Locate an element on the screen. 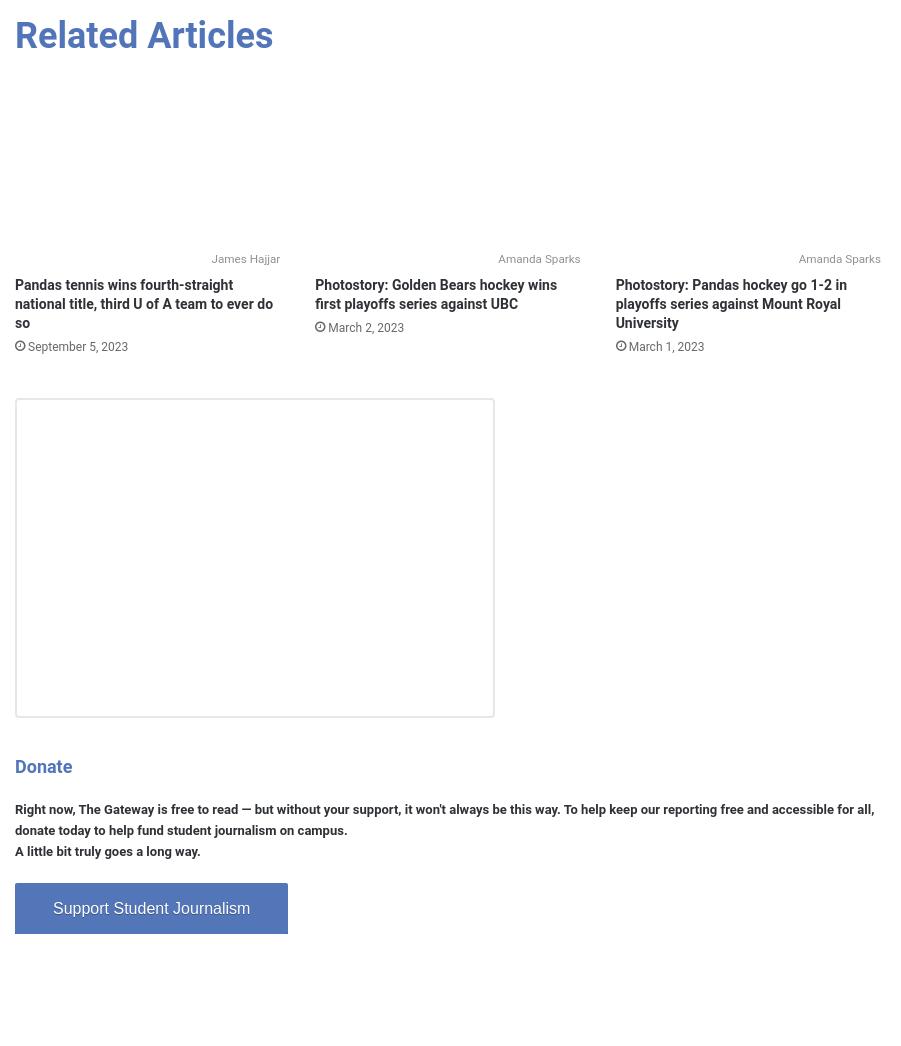  'Photostory: Pandas hockey go 1-2 in playoffs series against Mount Royal University' is located at coordinates (729, 303).